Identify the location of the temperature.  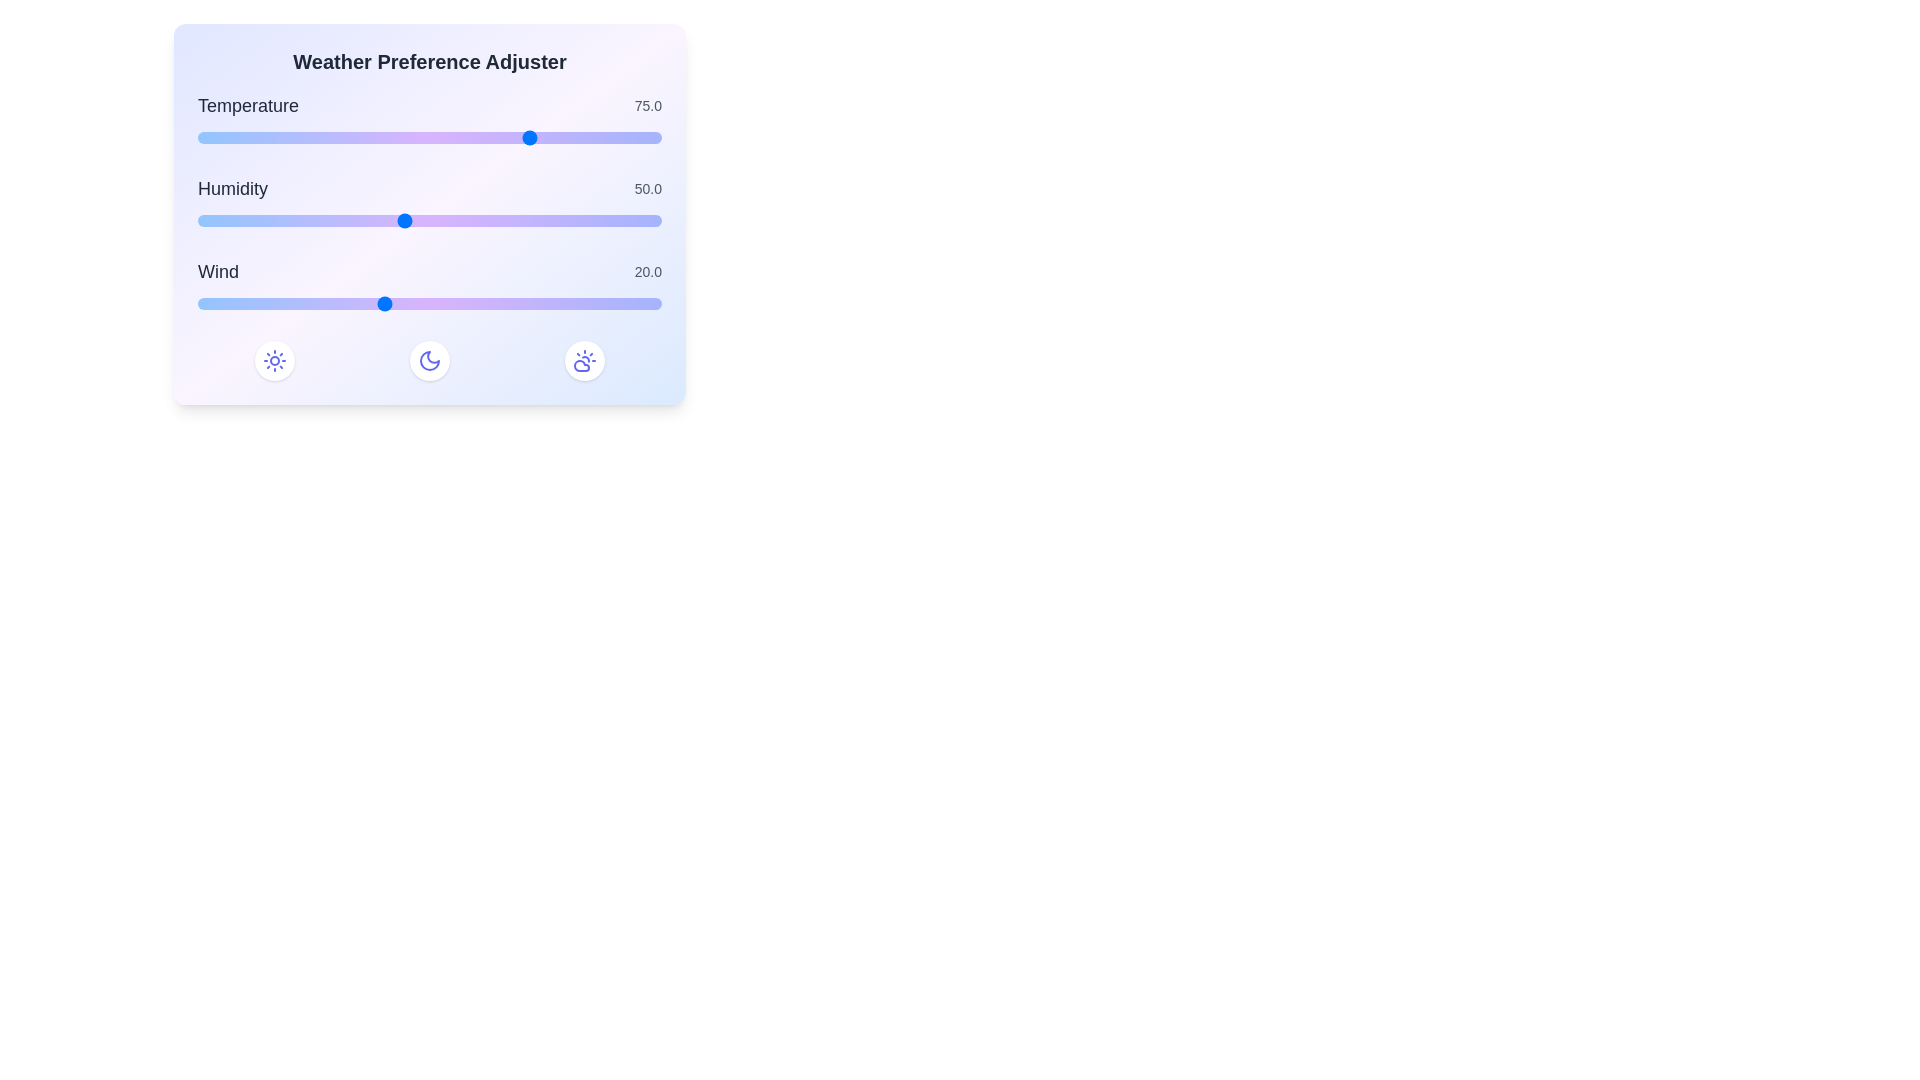
(403, 137).